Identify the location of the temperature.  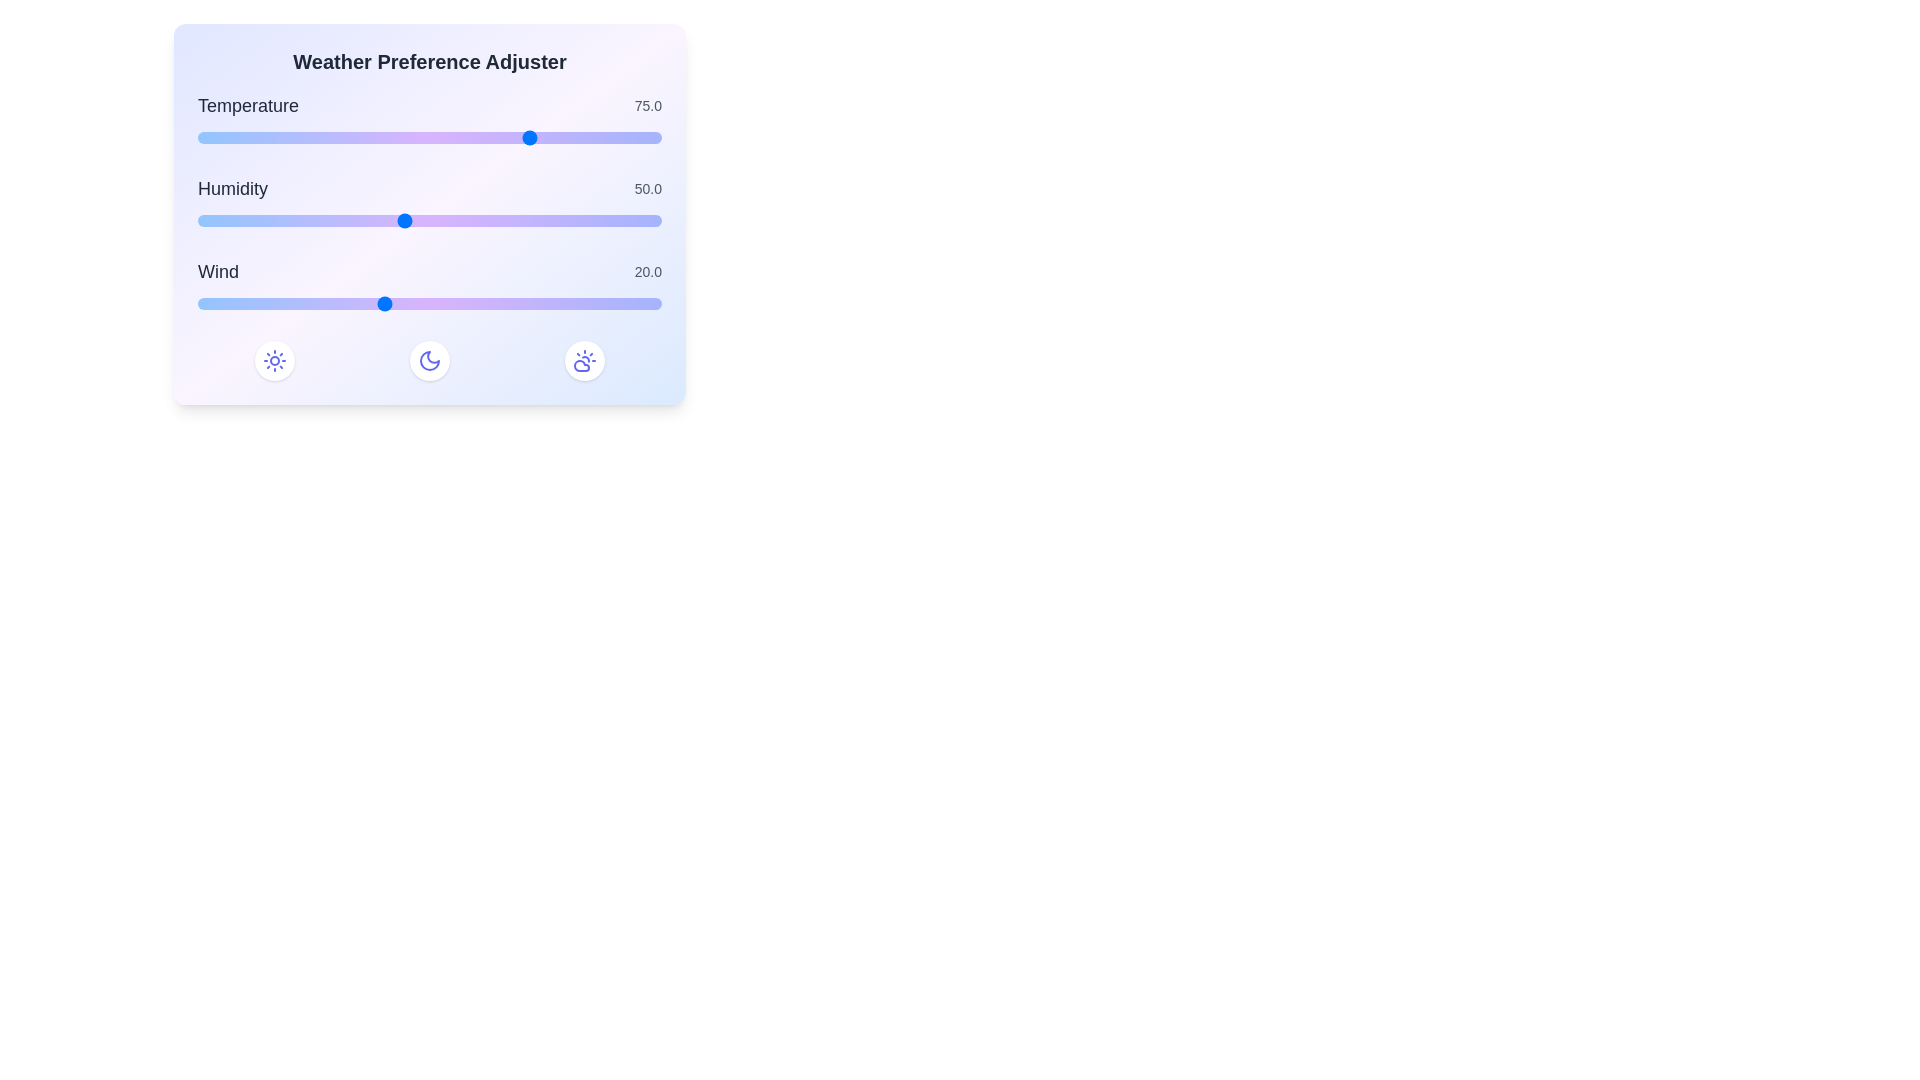
(403, 137).